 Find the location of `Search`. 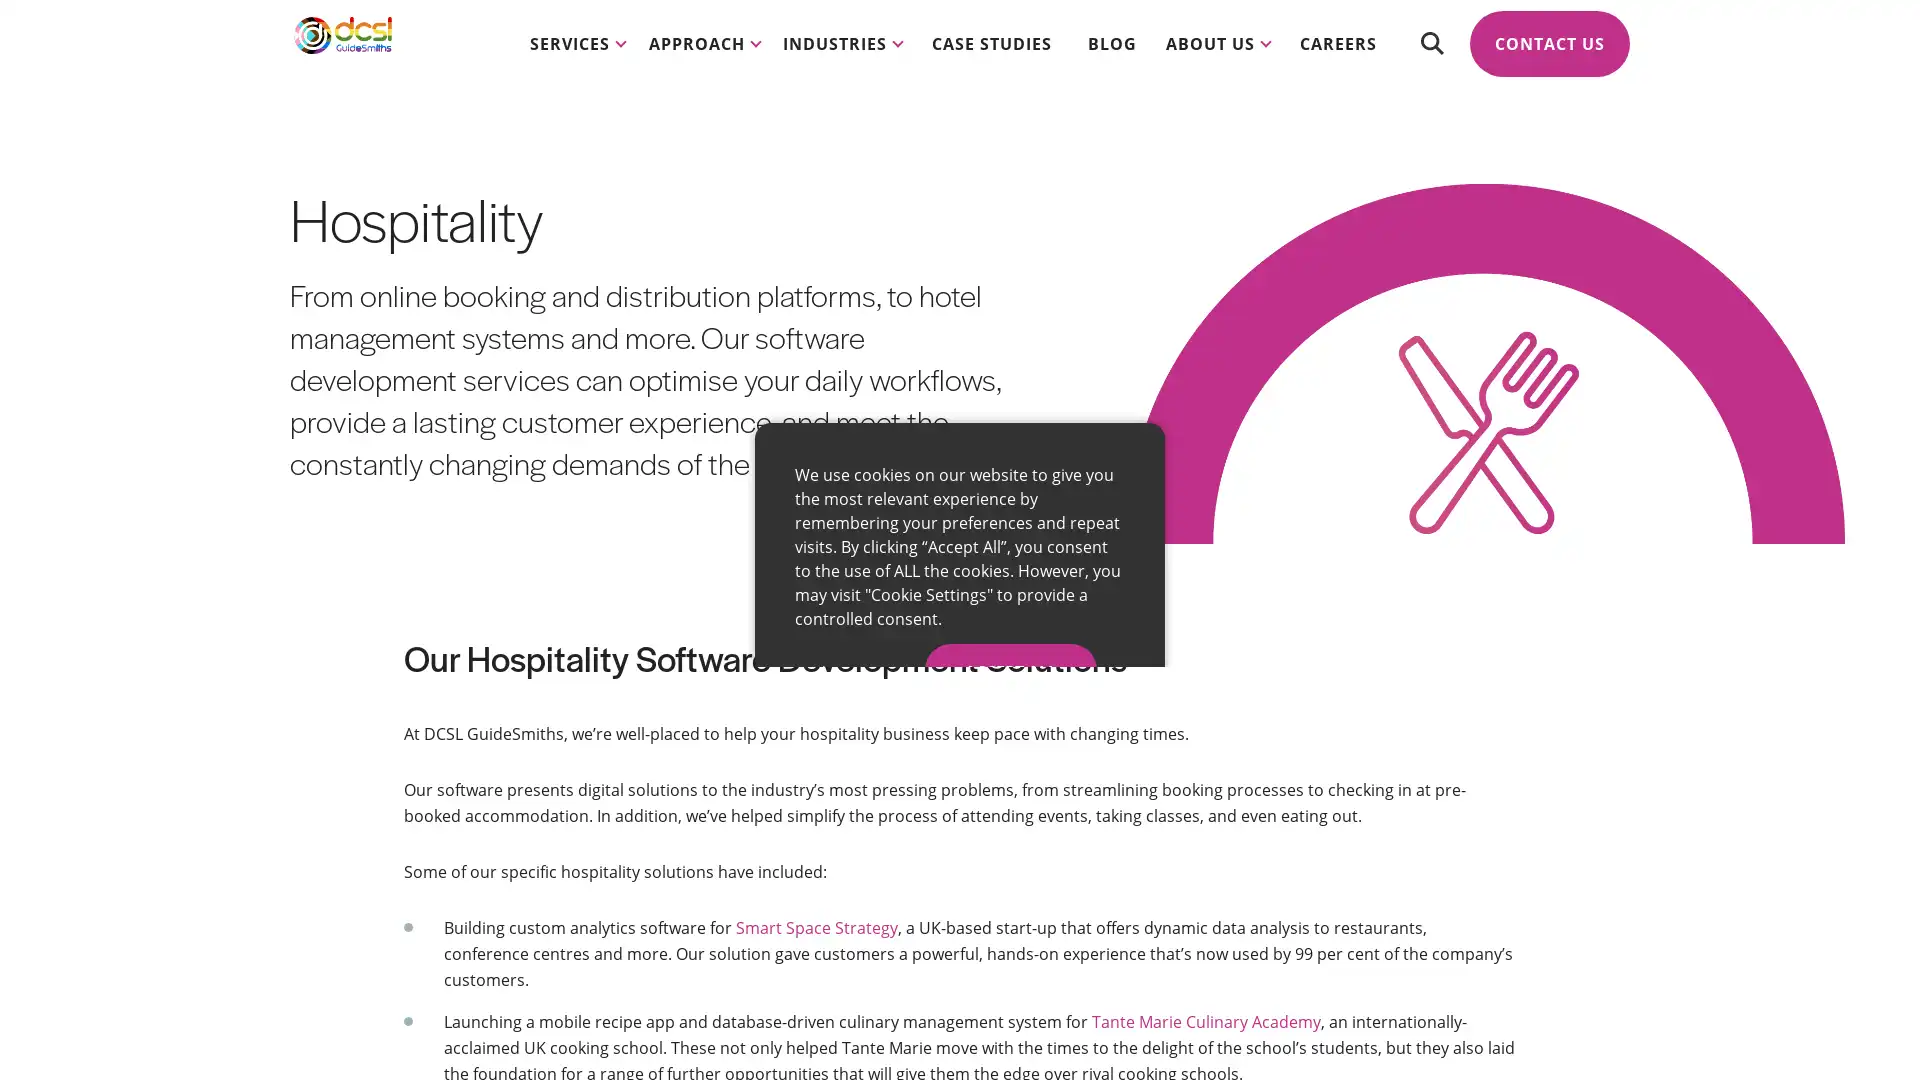

Search is located at coordinates (1430, 60).